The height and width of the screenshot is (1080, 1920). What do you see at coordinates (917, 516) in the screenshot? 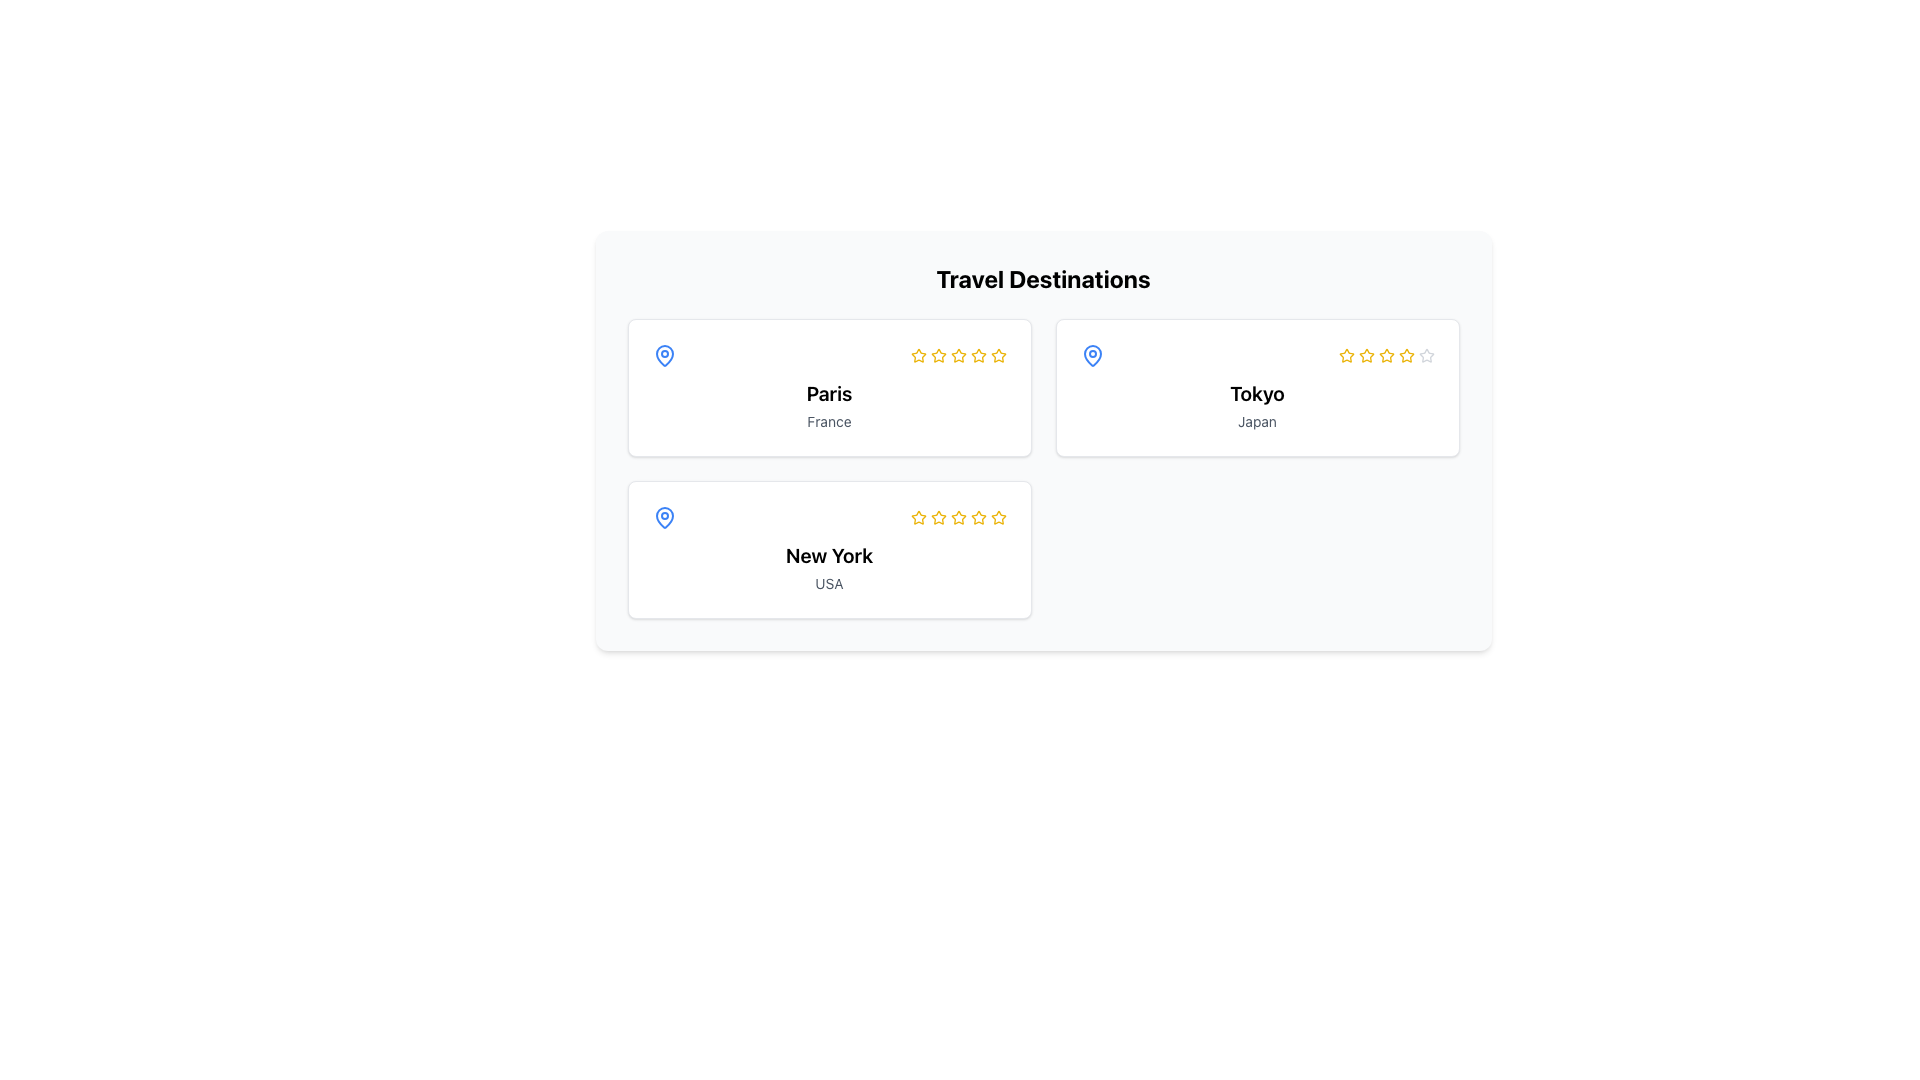
I see `the second star icon in the 'New York' card to rate it, which is styled in yellow to indicate an active state` at bounding box center [917, 516].